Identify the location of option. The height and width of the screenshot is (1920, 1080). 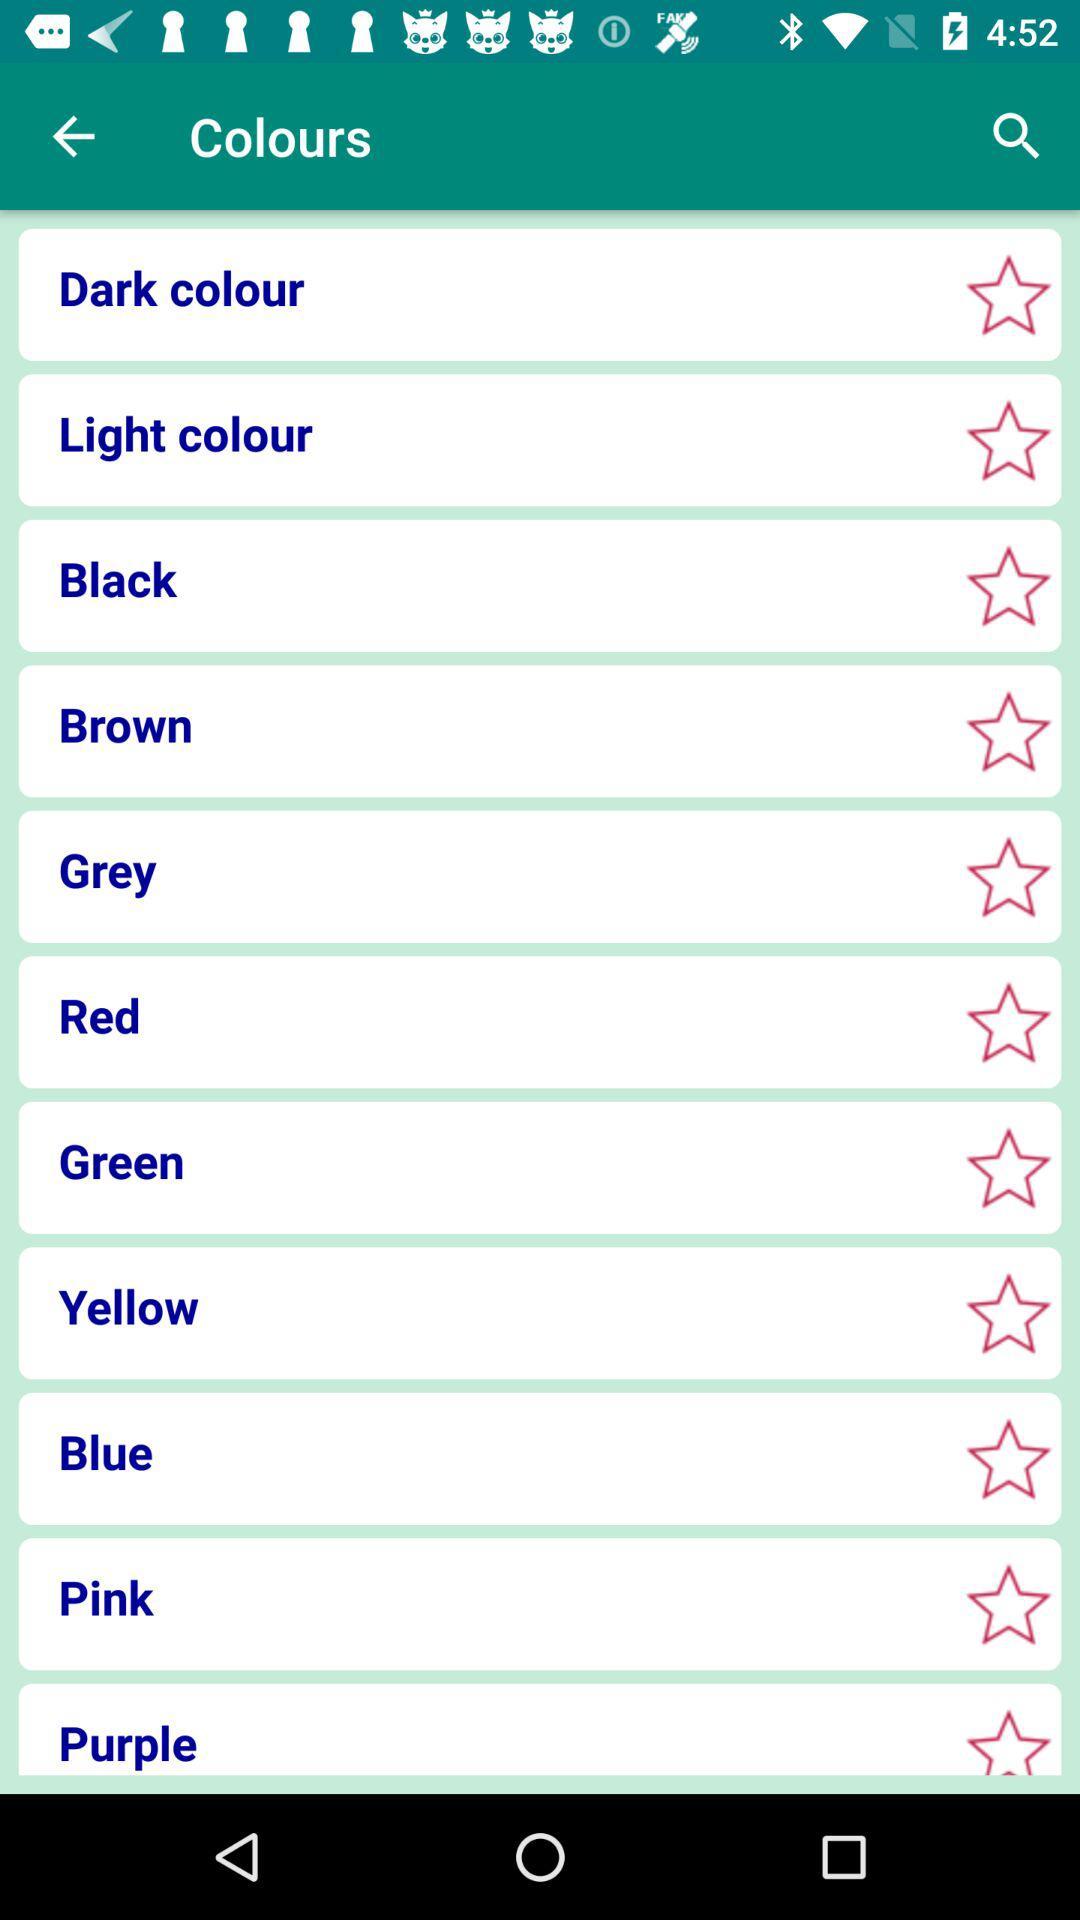
(1008, 1167).